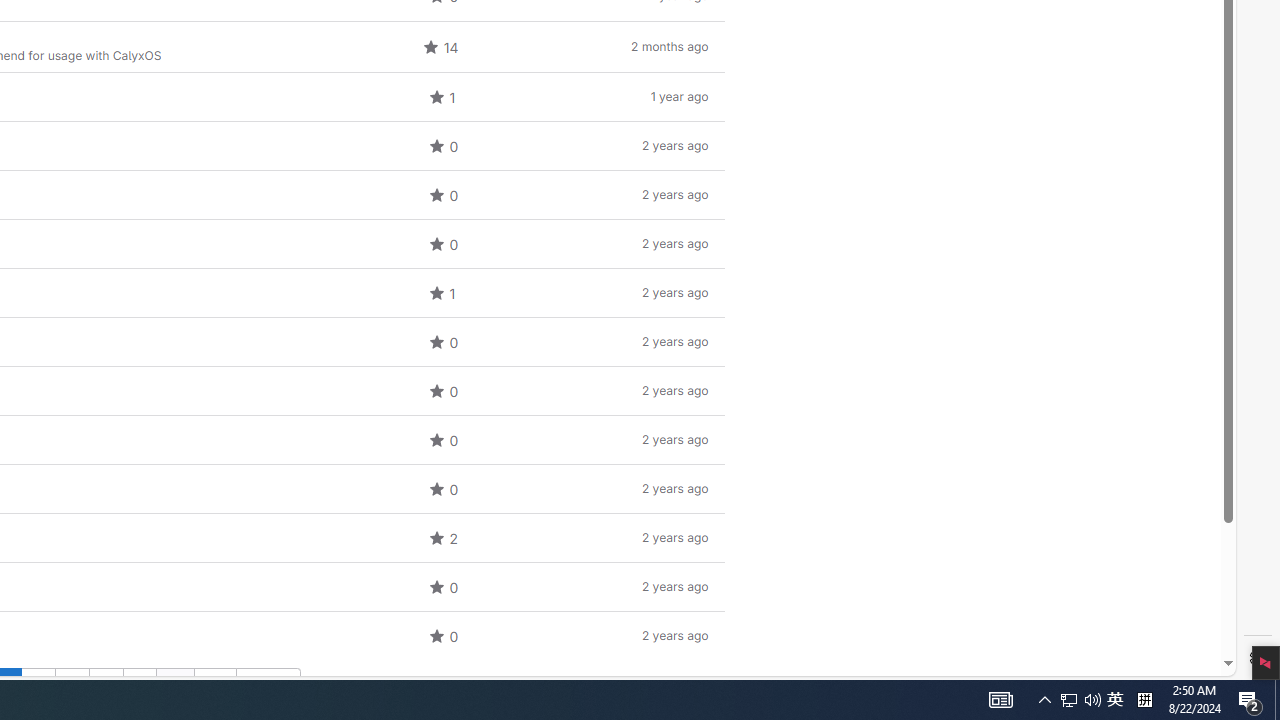 Image resolution: width=1280 pixels, height=720 pixels. Describe the element at coordinates (138, 684) in the screenshot. I see `'Go to page 5'` at that location.